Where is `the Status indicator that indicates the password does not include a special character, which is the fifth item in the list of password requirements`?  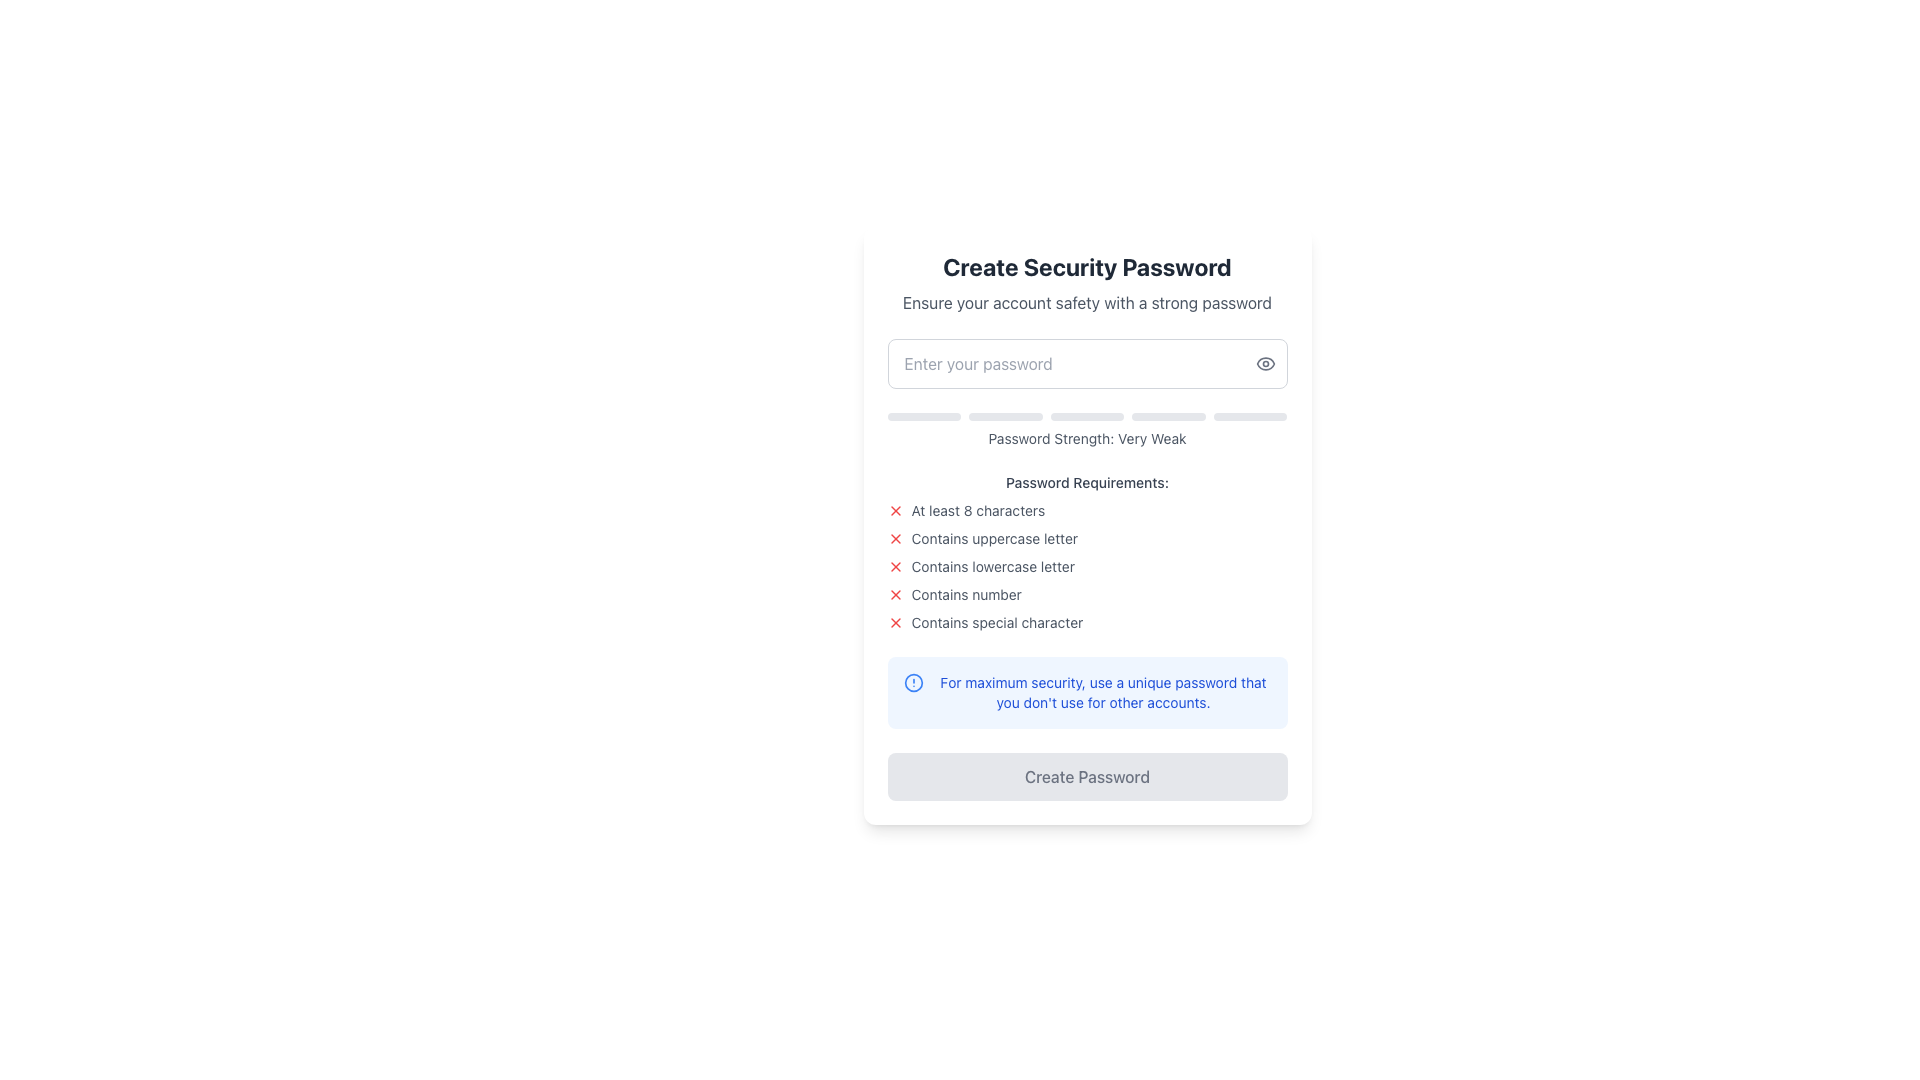 the Status indicator that indicates the password does not include a special character, which is the fifth item in the list of password requirements is located at coordinates (1086, 622).